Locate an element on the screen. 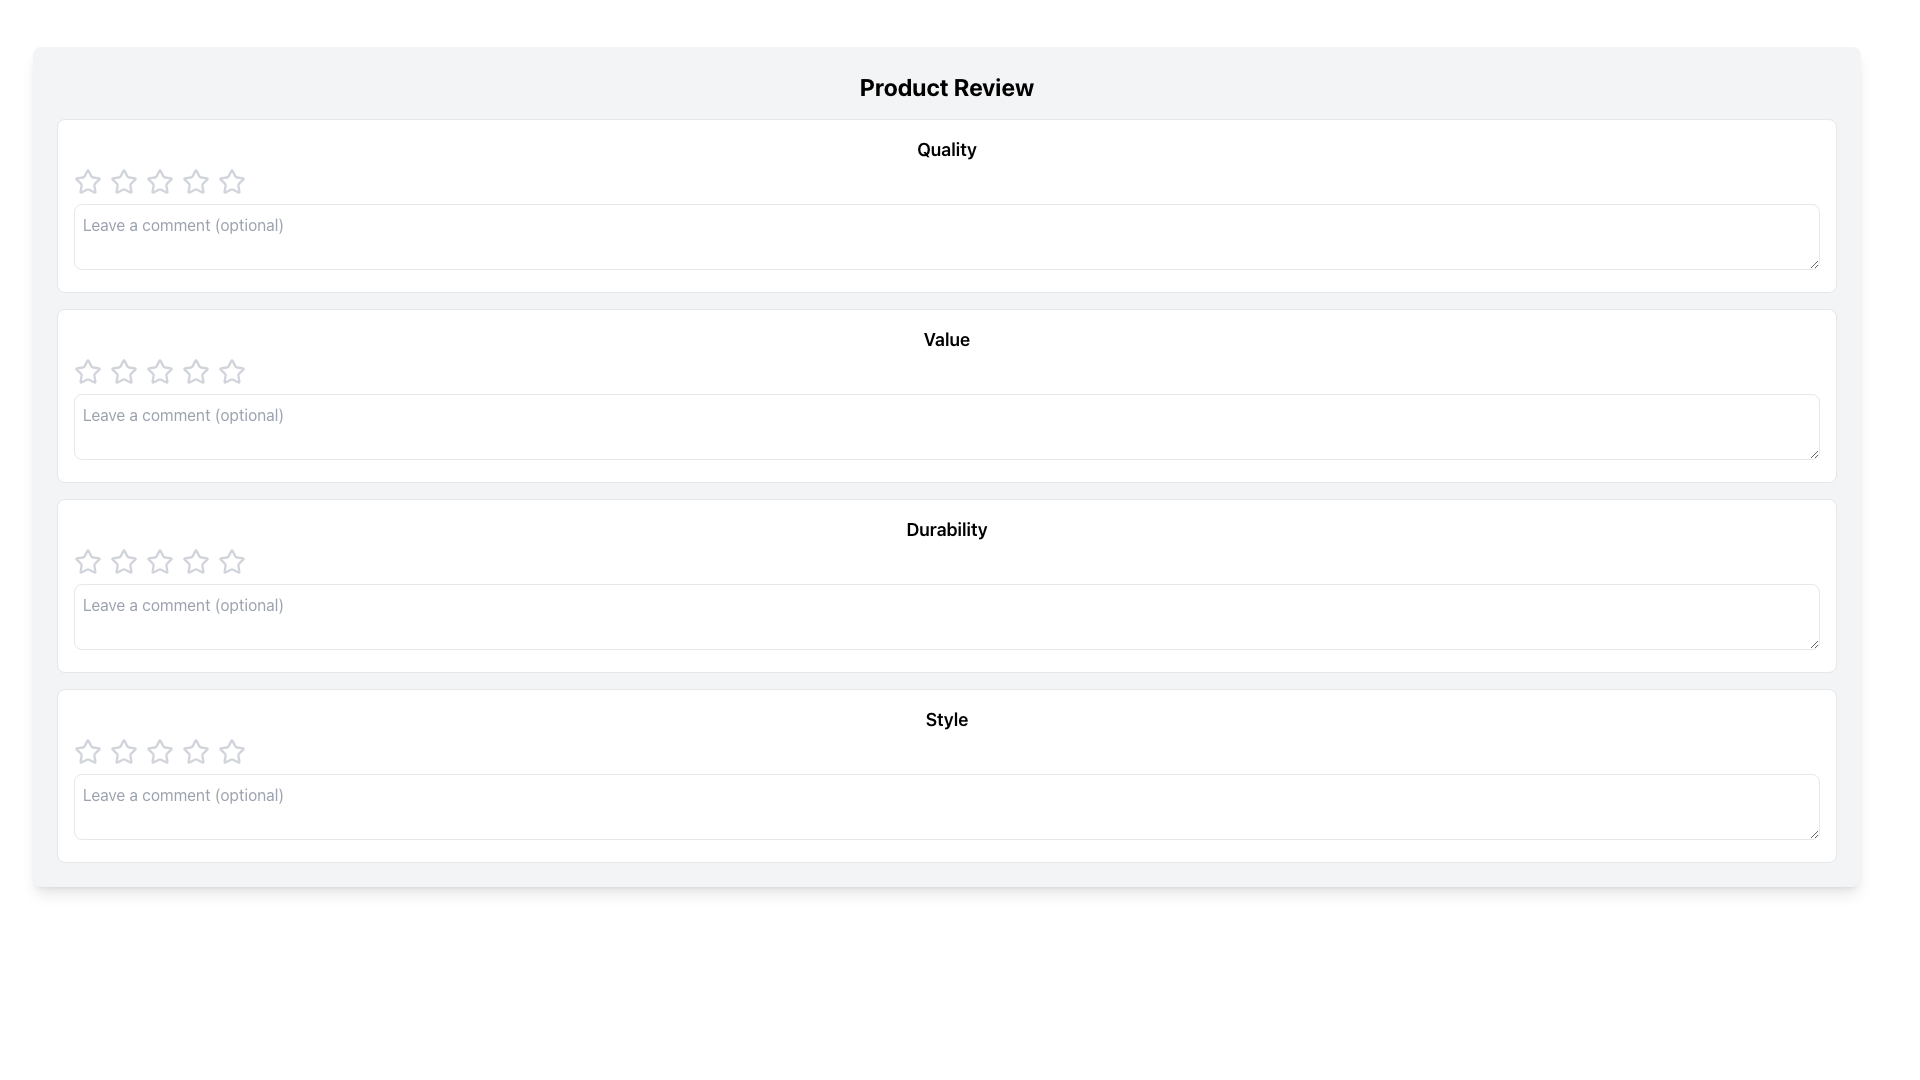 The image size is (1920, 1080). the first star icon in the 'Quality' rating section for accessibility interactions is located at coordinates (123, 181).